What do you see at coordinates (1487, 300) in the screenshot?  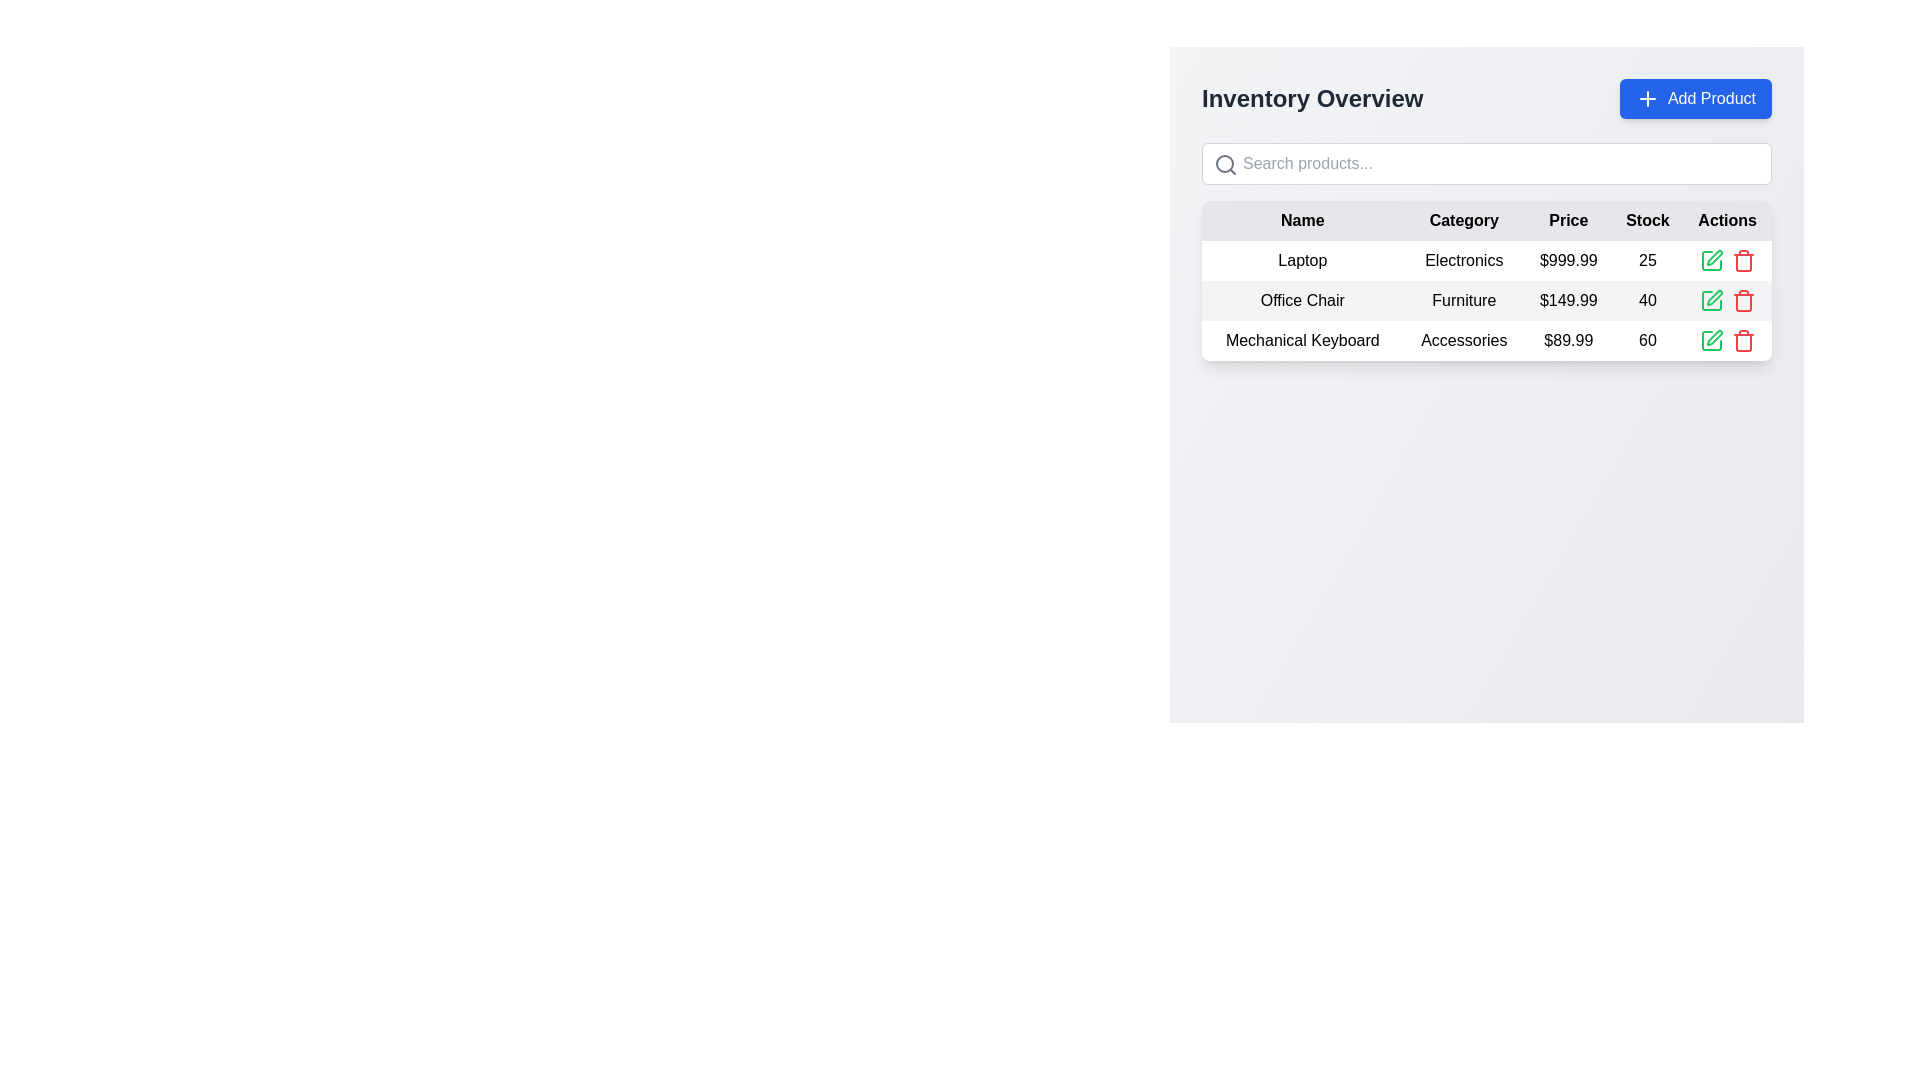 I see `to select the second row in the product inventory table representing 'Office Chair', which contains details about the product and interactive buttons` at bounding box center [1487, 300].